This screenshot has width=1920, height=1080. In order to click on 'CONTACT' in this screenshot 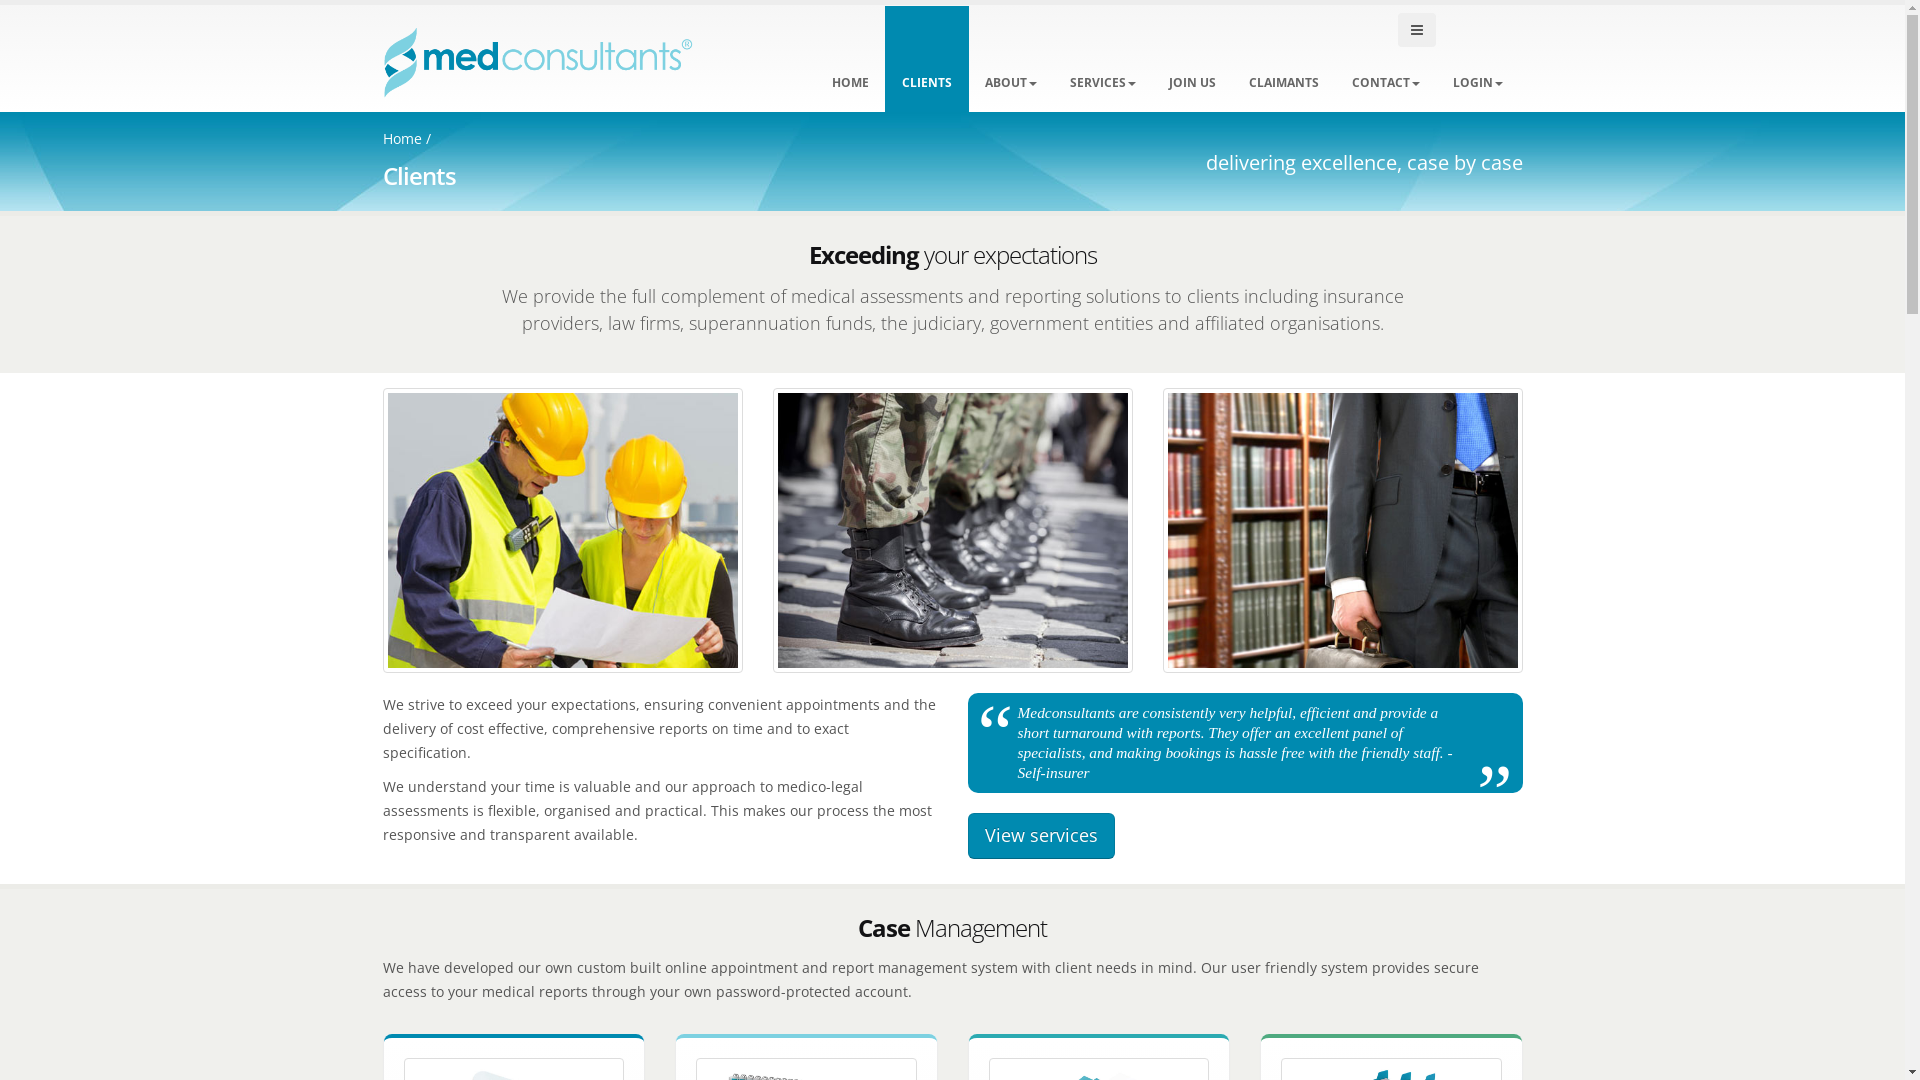, I will do `click(1384, 58)`.